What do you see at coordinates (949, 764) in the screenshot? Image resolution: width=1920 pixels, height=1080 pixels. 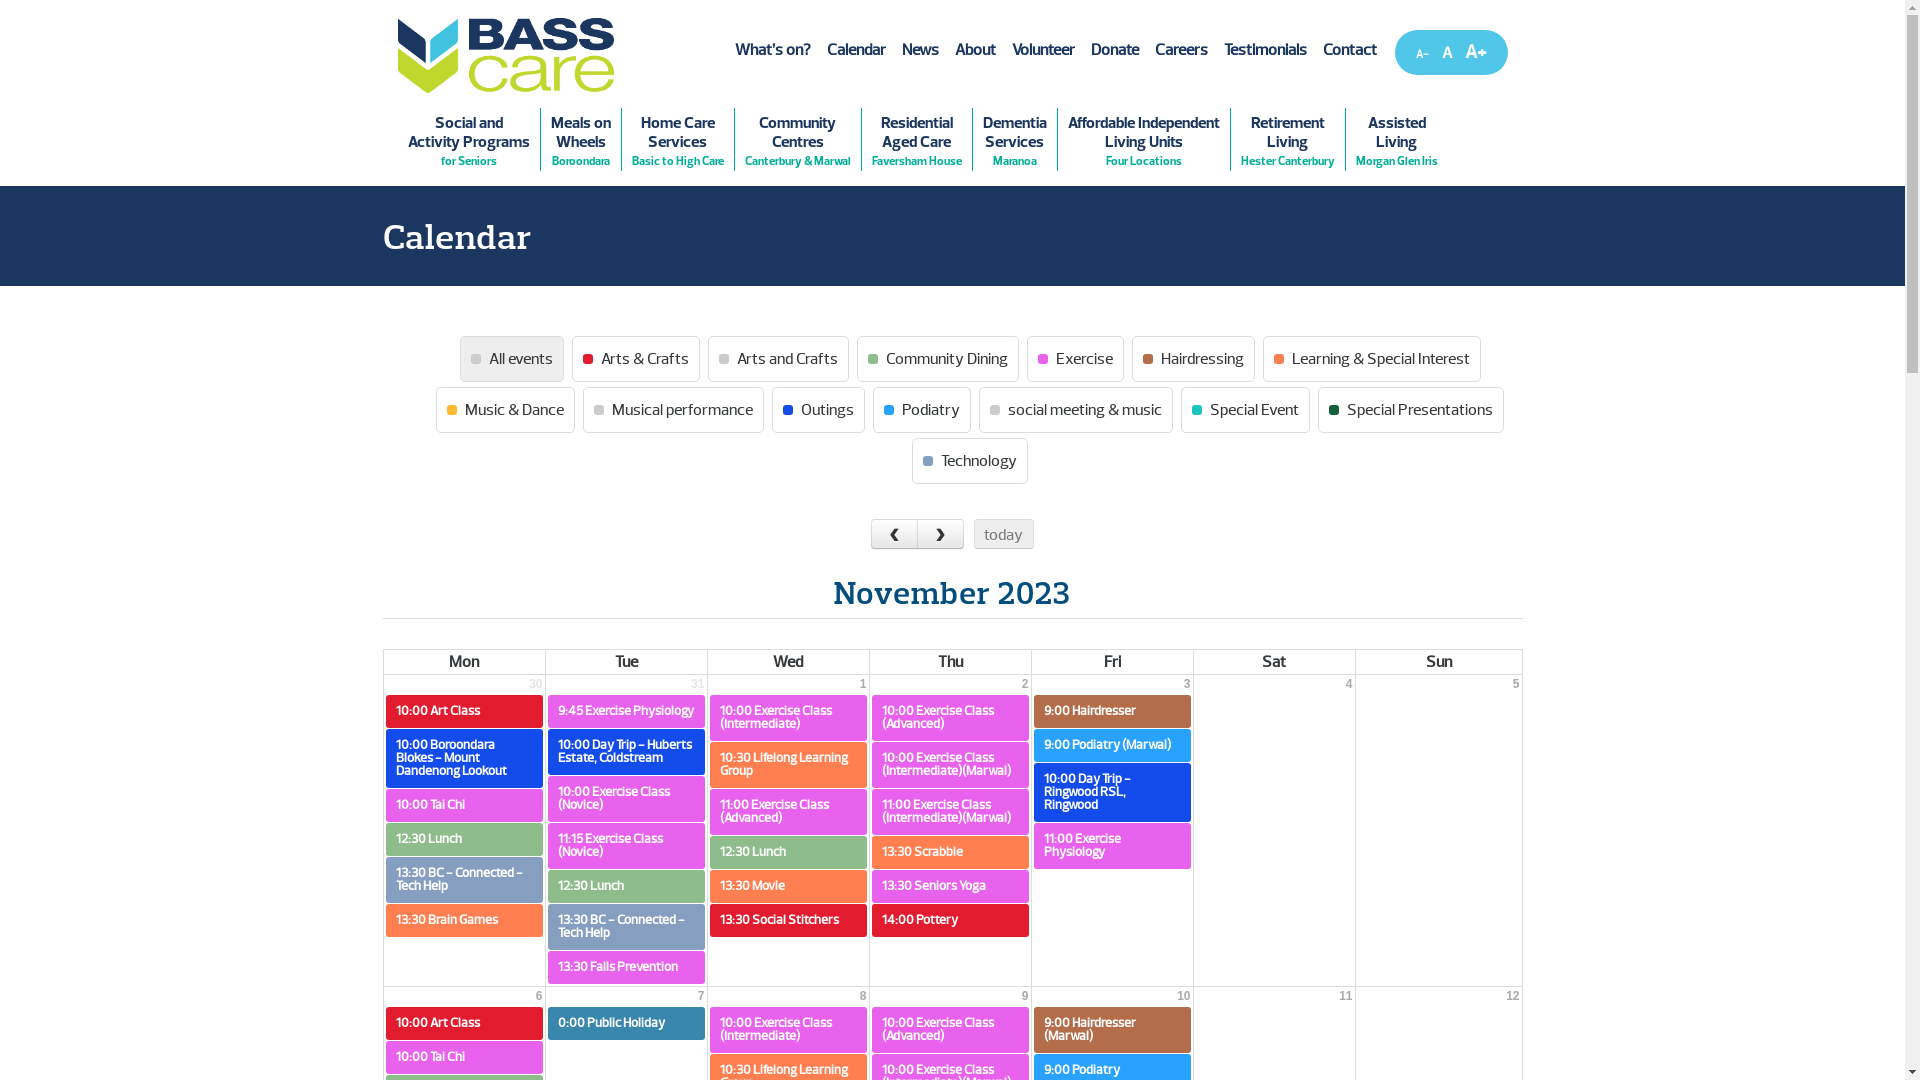 I see `'10:00 Exercise Class (Intermediate)(Marwal)` at bounding box center [949, 764].